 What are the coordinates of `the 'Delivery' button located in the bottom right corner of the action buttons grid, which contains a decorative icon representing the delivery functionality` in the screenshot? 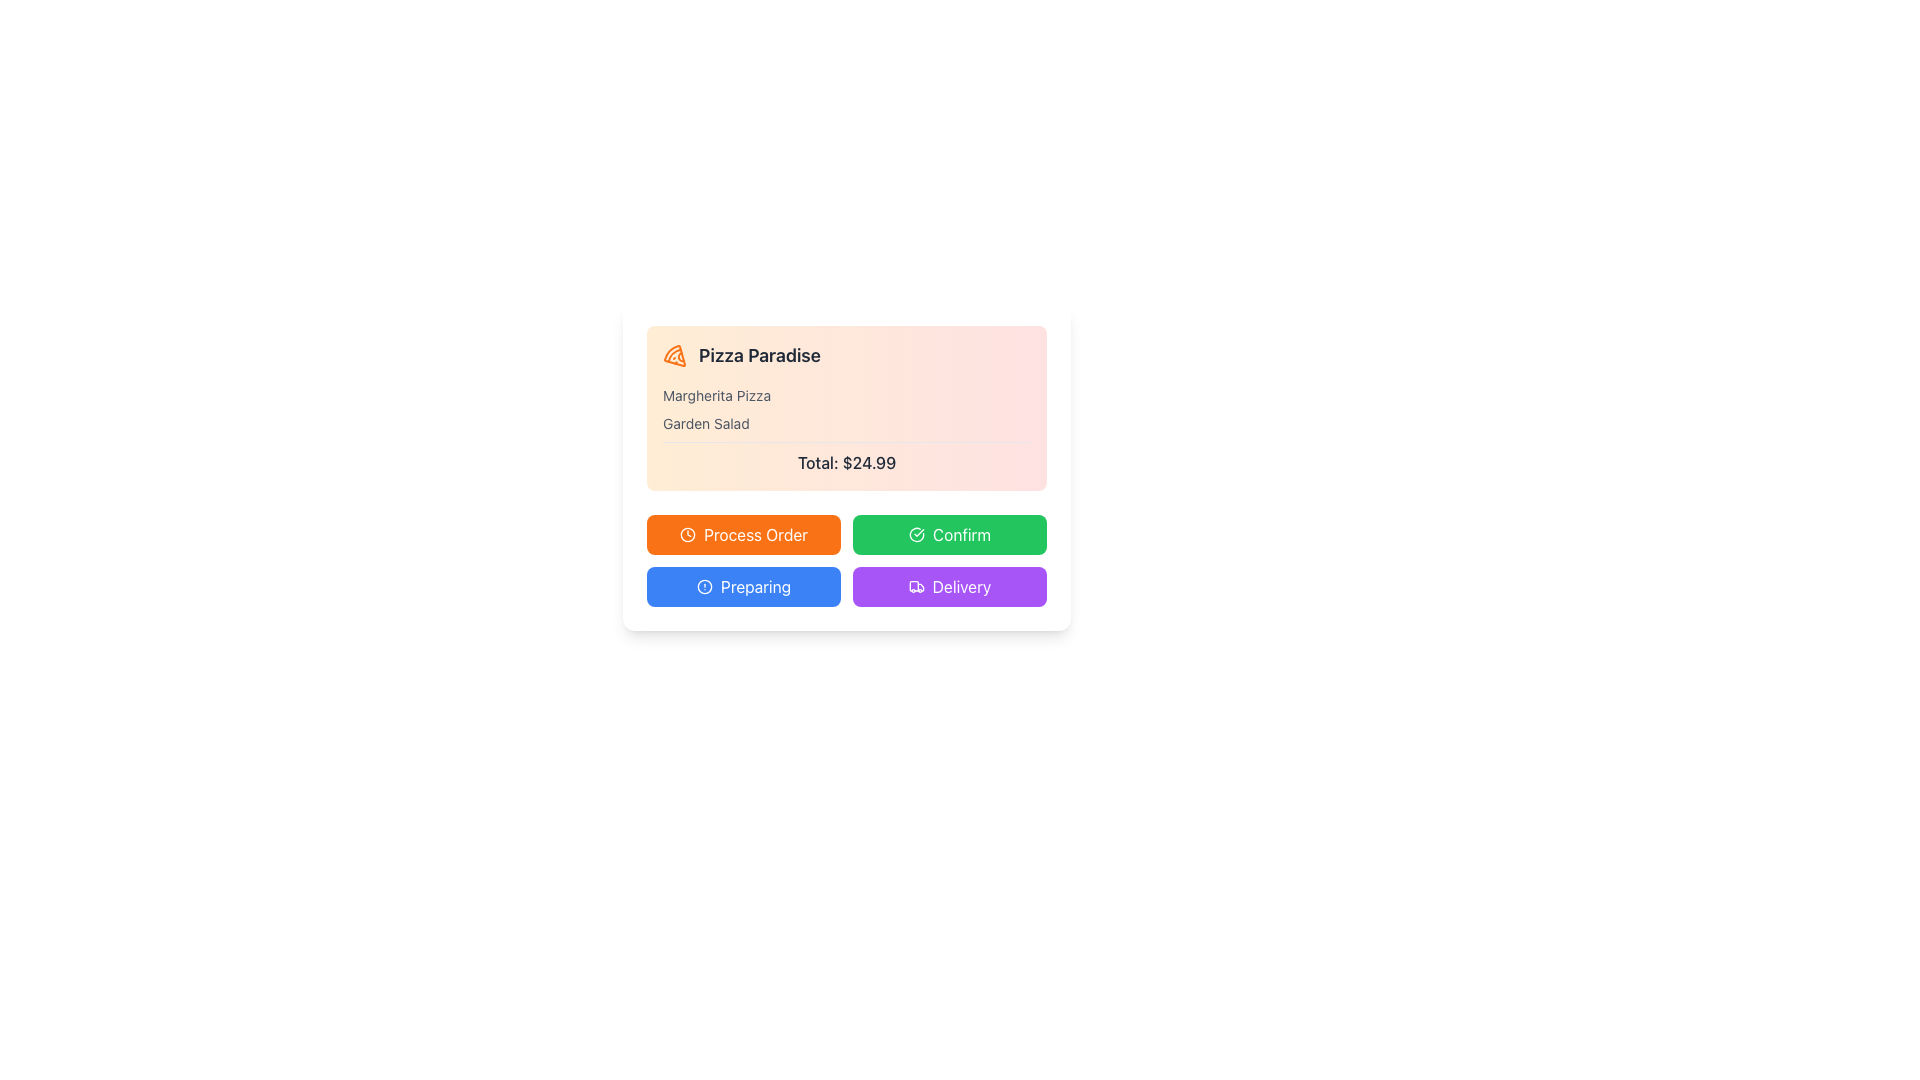 It's located at (915, 585).